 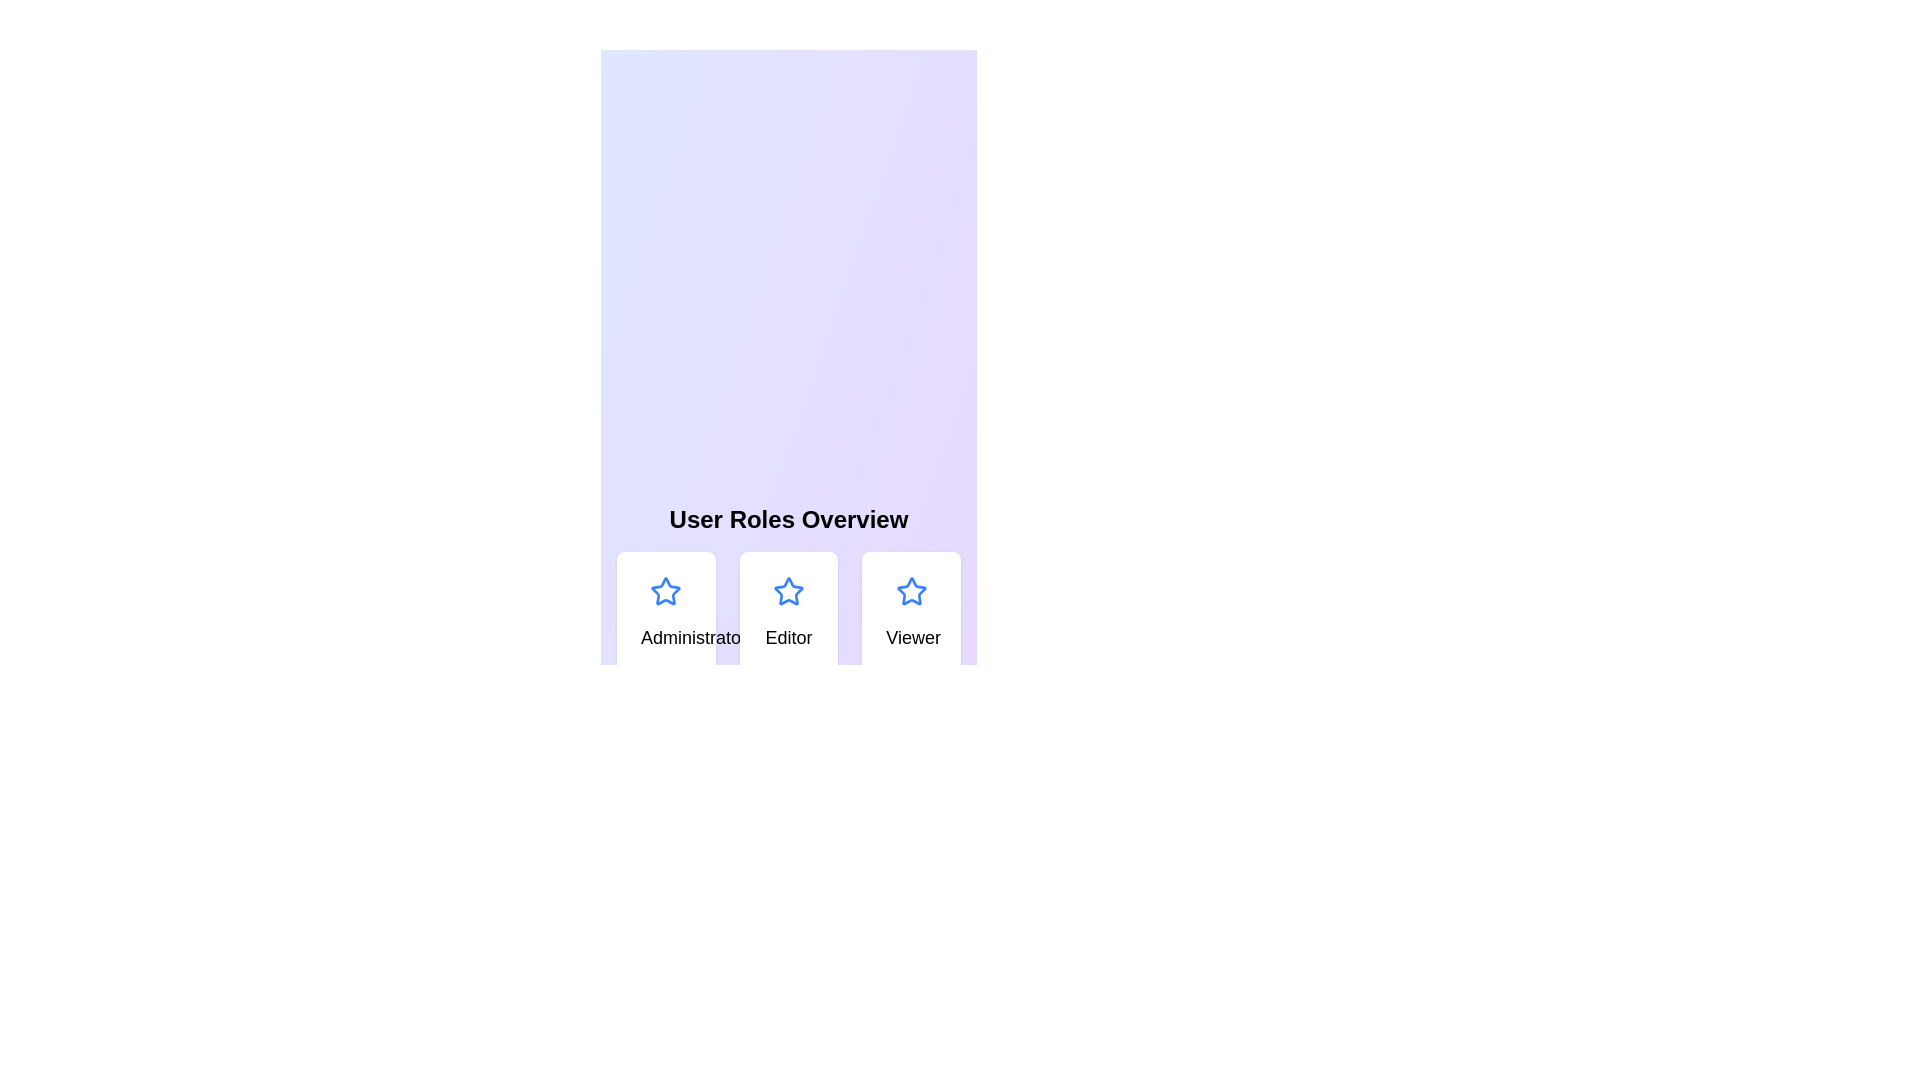 I want to click on the 'Viewer' text label, which is a bold, medium-large black text label located at the bottom section of a card-like structure, directly below a stylized blue star icon, so click(x=910, y=637).